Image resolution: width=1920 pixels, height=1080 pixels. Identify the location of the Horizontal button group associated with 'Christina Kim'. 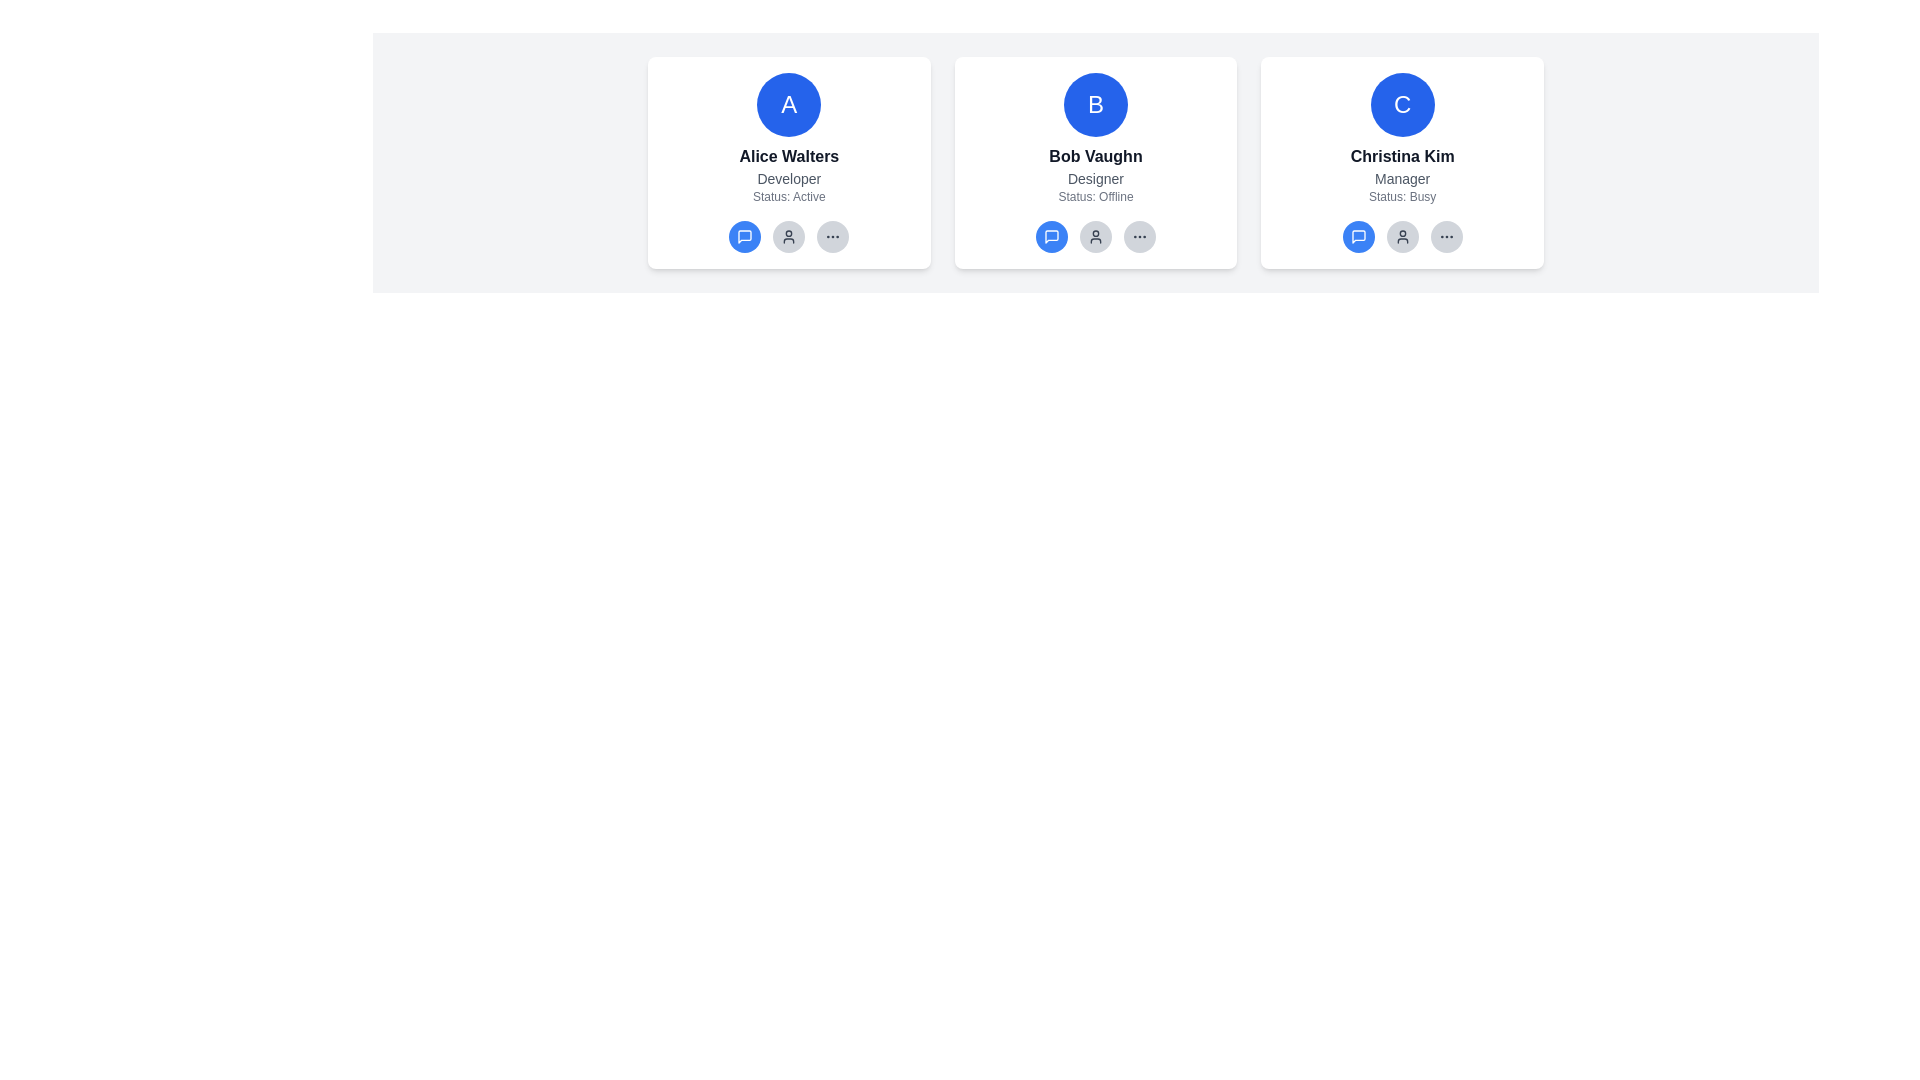
(1401, 235).